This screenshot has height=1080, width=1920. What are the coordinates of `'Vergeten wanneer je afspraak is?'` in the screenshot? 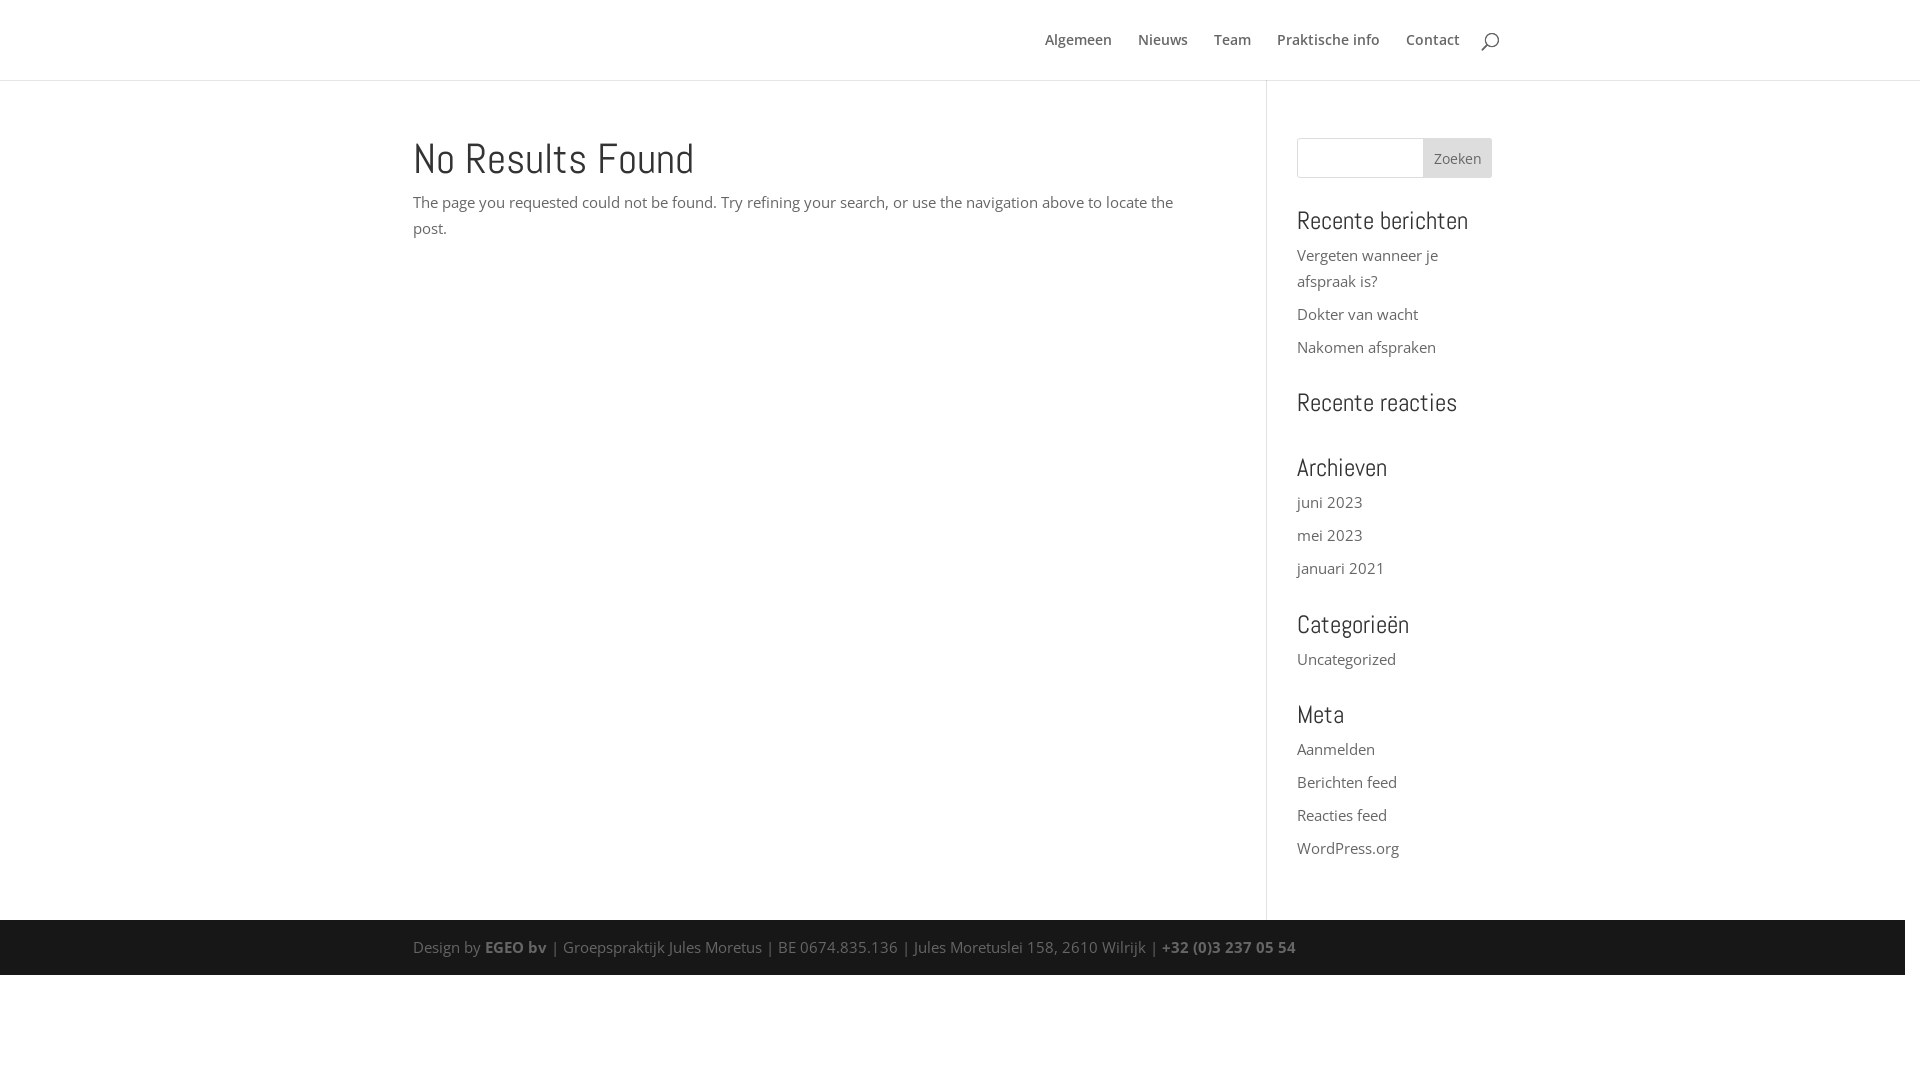 It's located at (1366, 266).